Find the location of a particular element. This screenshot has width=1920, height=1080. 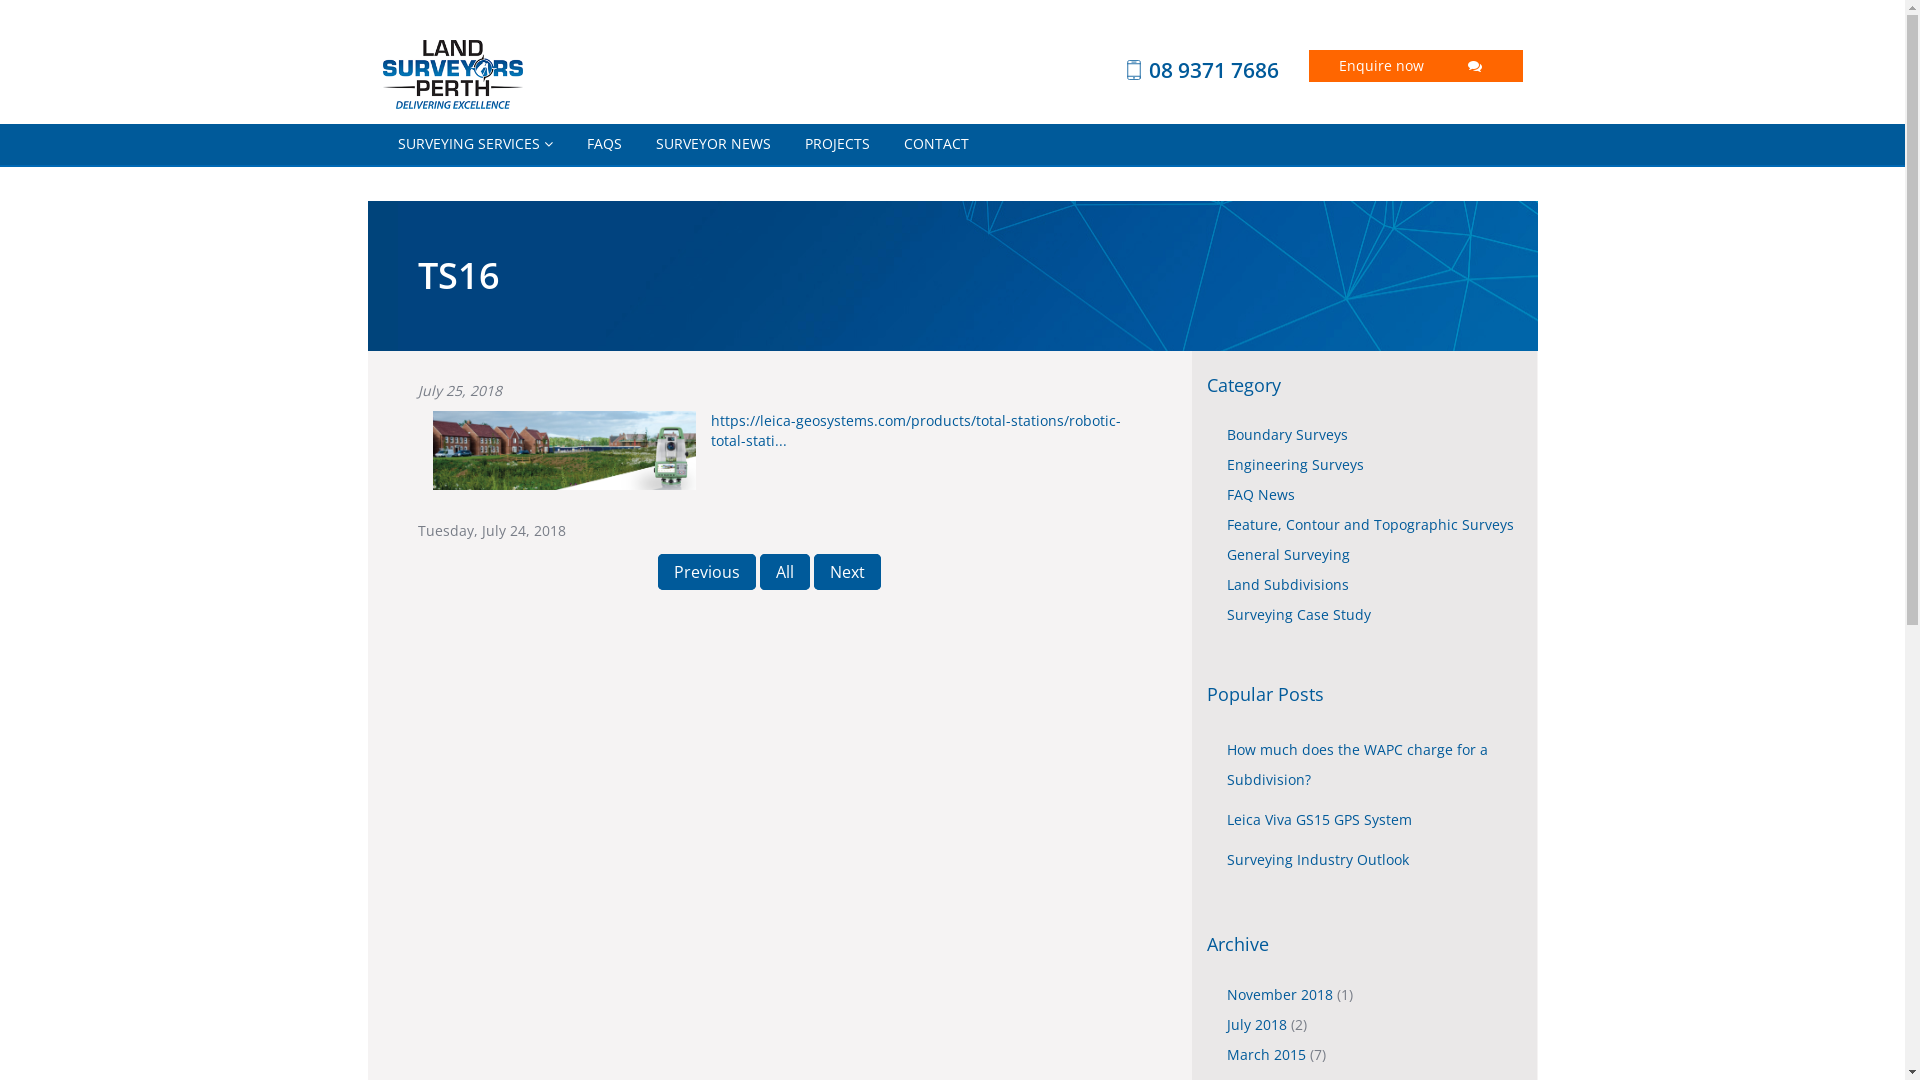

'CONTACT' is located at coordinates (934, 142).